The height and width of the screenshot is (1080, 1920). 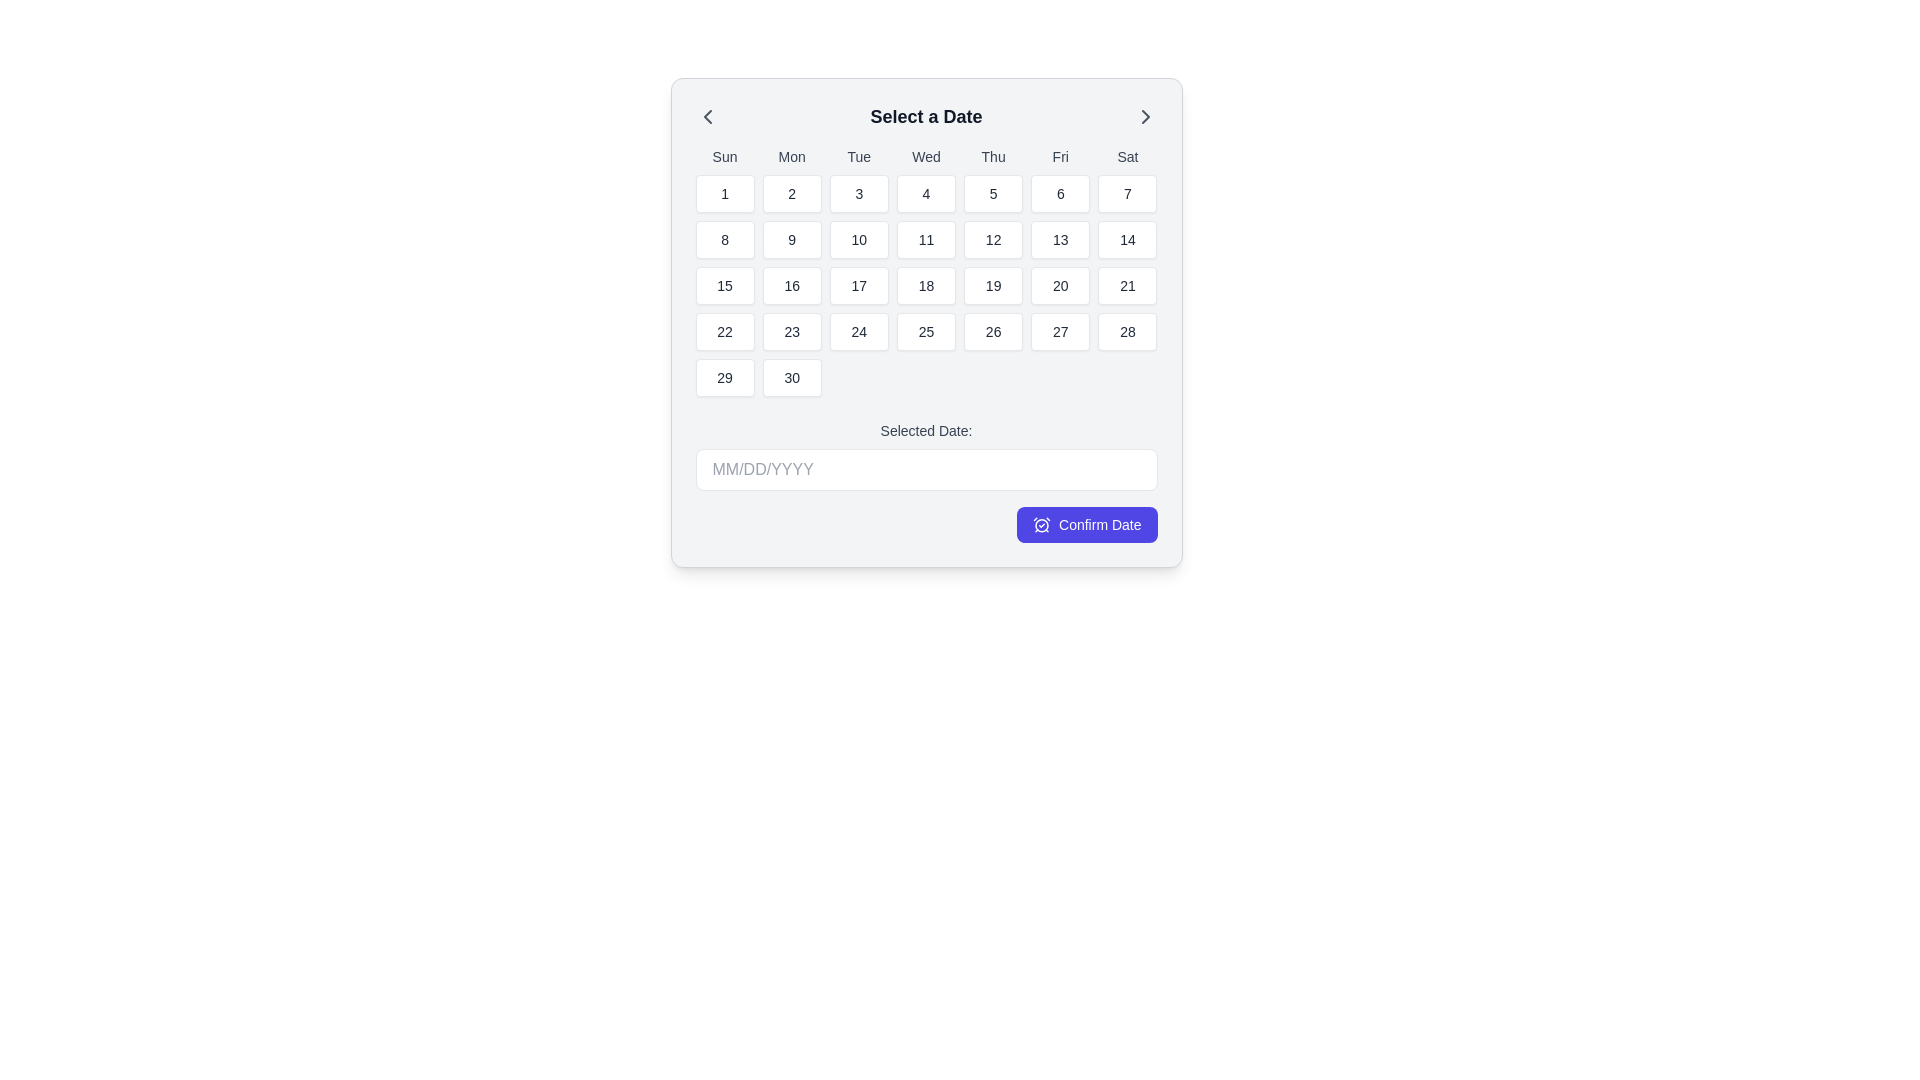 I want to click on the button with a white background and rounded border labeled '30' in the calendar grid under 'Select a Date', so click(x=791, y=378).